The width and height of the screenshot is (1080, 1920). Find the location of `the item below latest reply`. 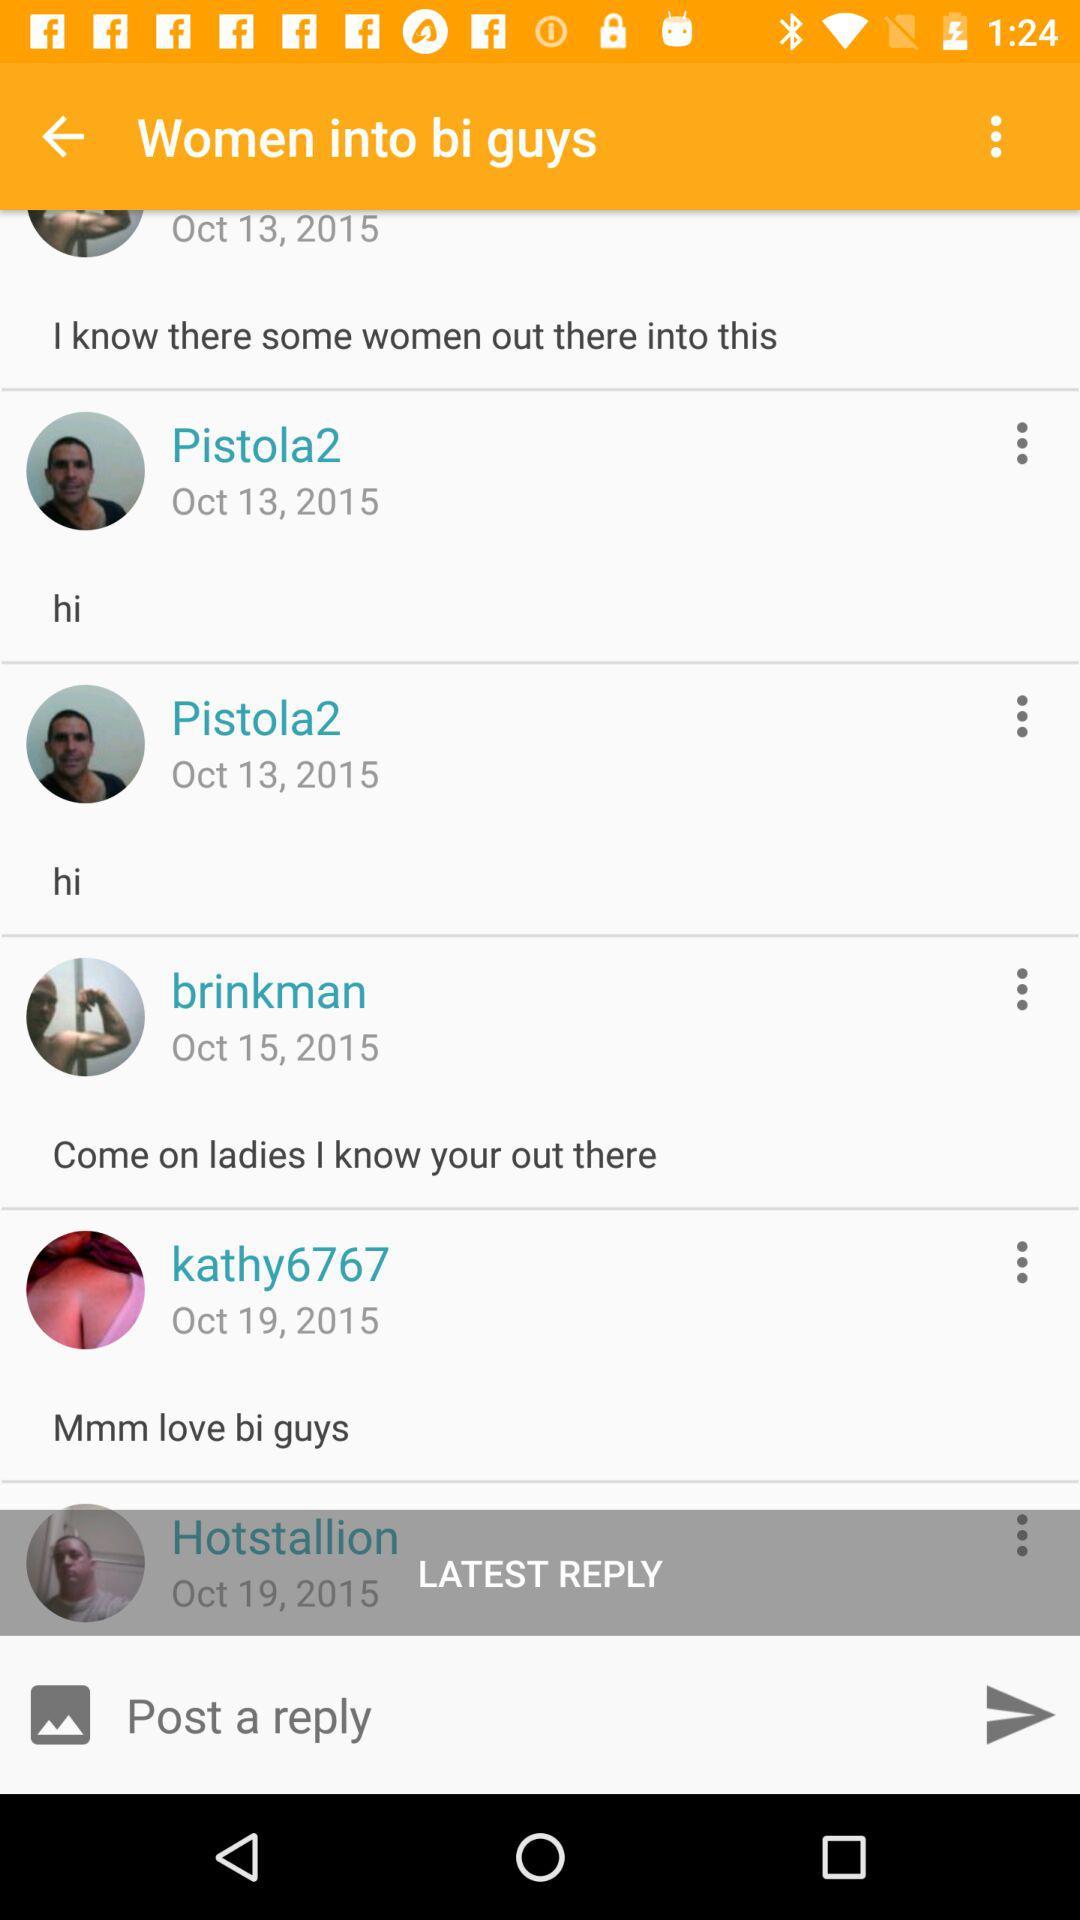

the item below latest reply is located at coordinates (1019, 1713).